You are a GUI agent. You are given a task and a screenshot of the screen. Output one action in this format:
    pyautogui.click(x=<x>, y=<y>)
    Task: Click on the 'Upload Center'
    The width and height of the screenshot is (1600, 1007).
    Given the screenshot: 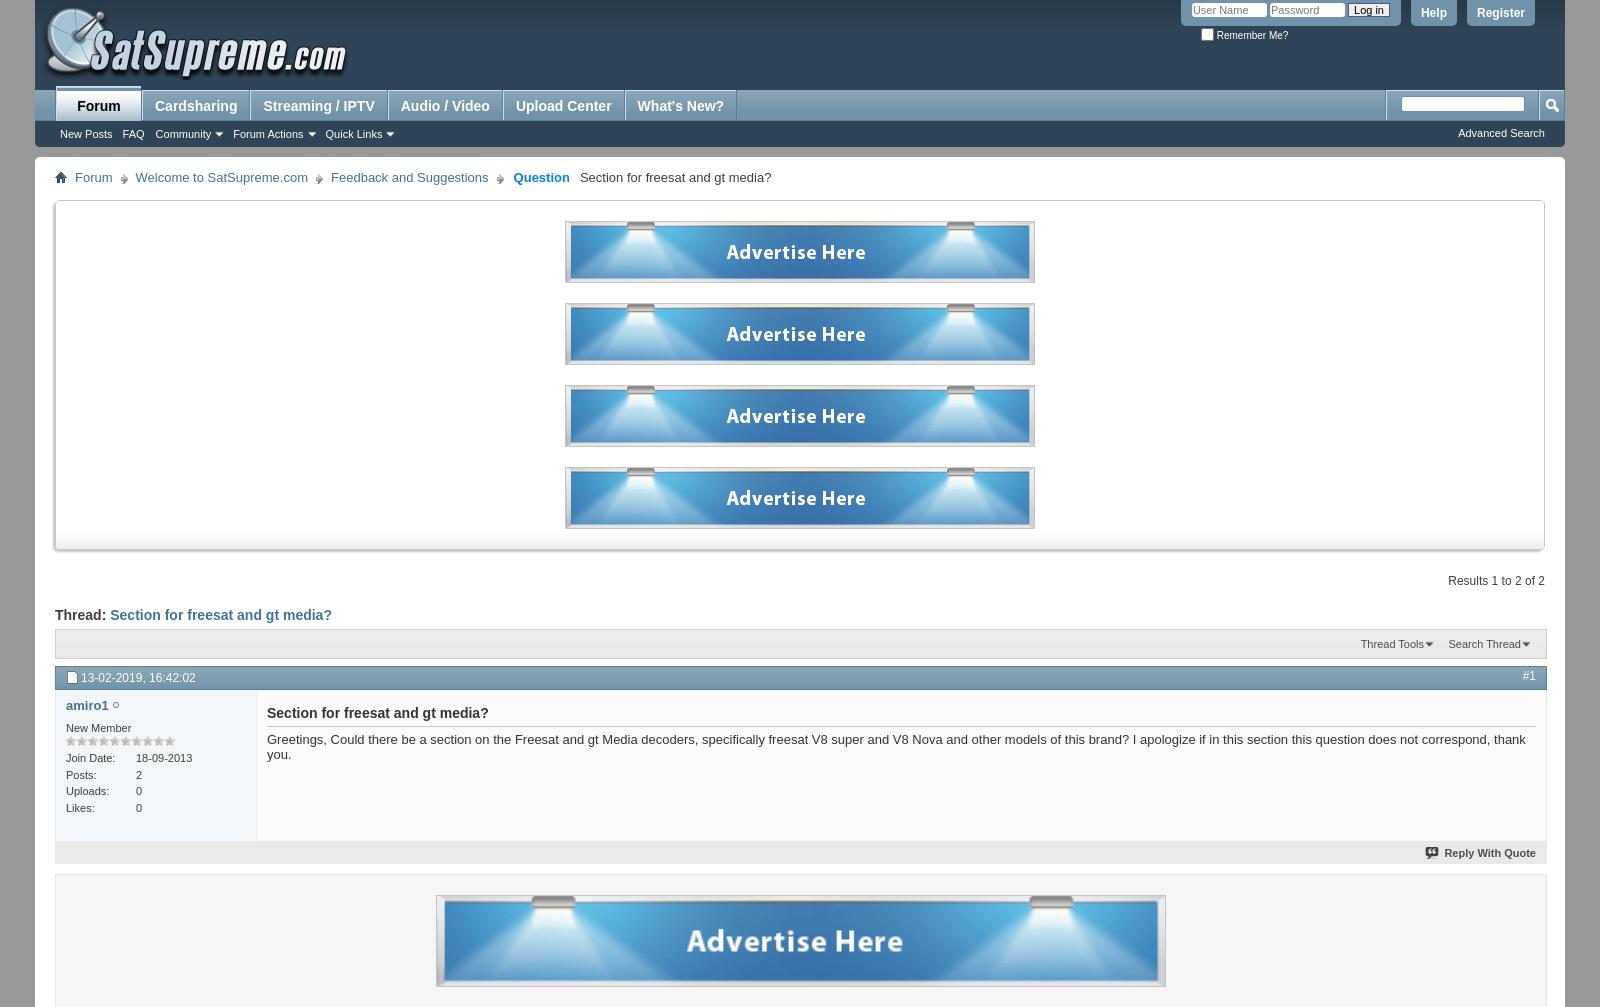 What is the action you would take?
    pyautogui.click(x=562, y=106)
    